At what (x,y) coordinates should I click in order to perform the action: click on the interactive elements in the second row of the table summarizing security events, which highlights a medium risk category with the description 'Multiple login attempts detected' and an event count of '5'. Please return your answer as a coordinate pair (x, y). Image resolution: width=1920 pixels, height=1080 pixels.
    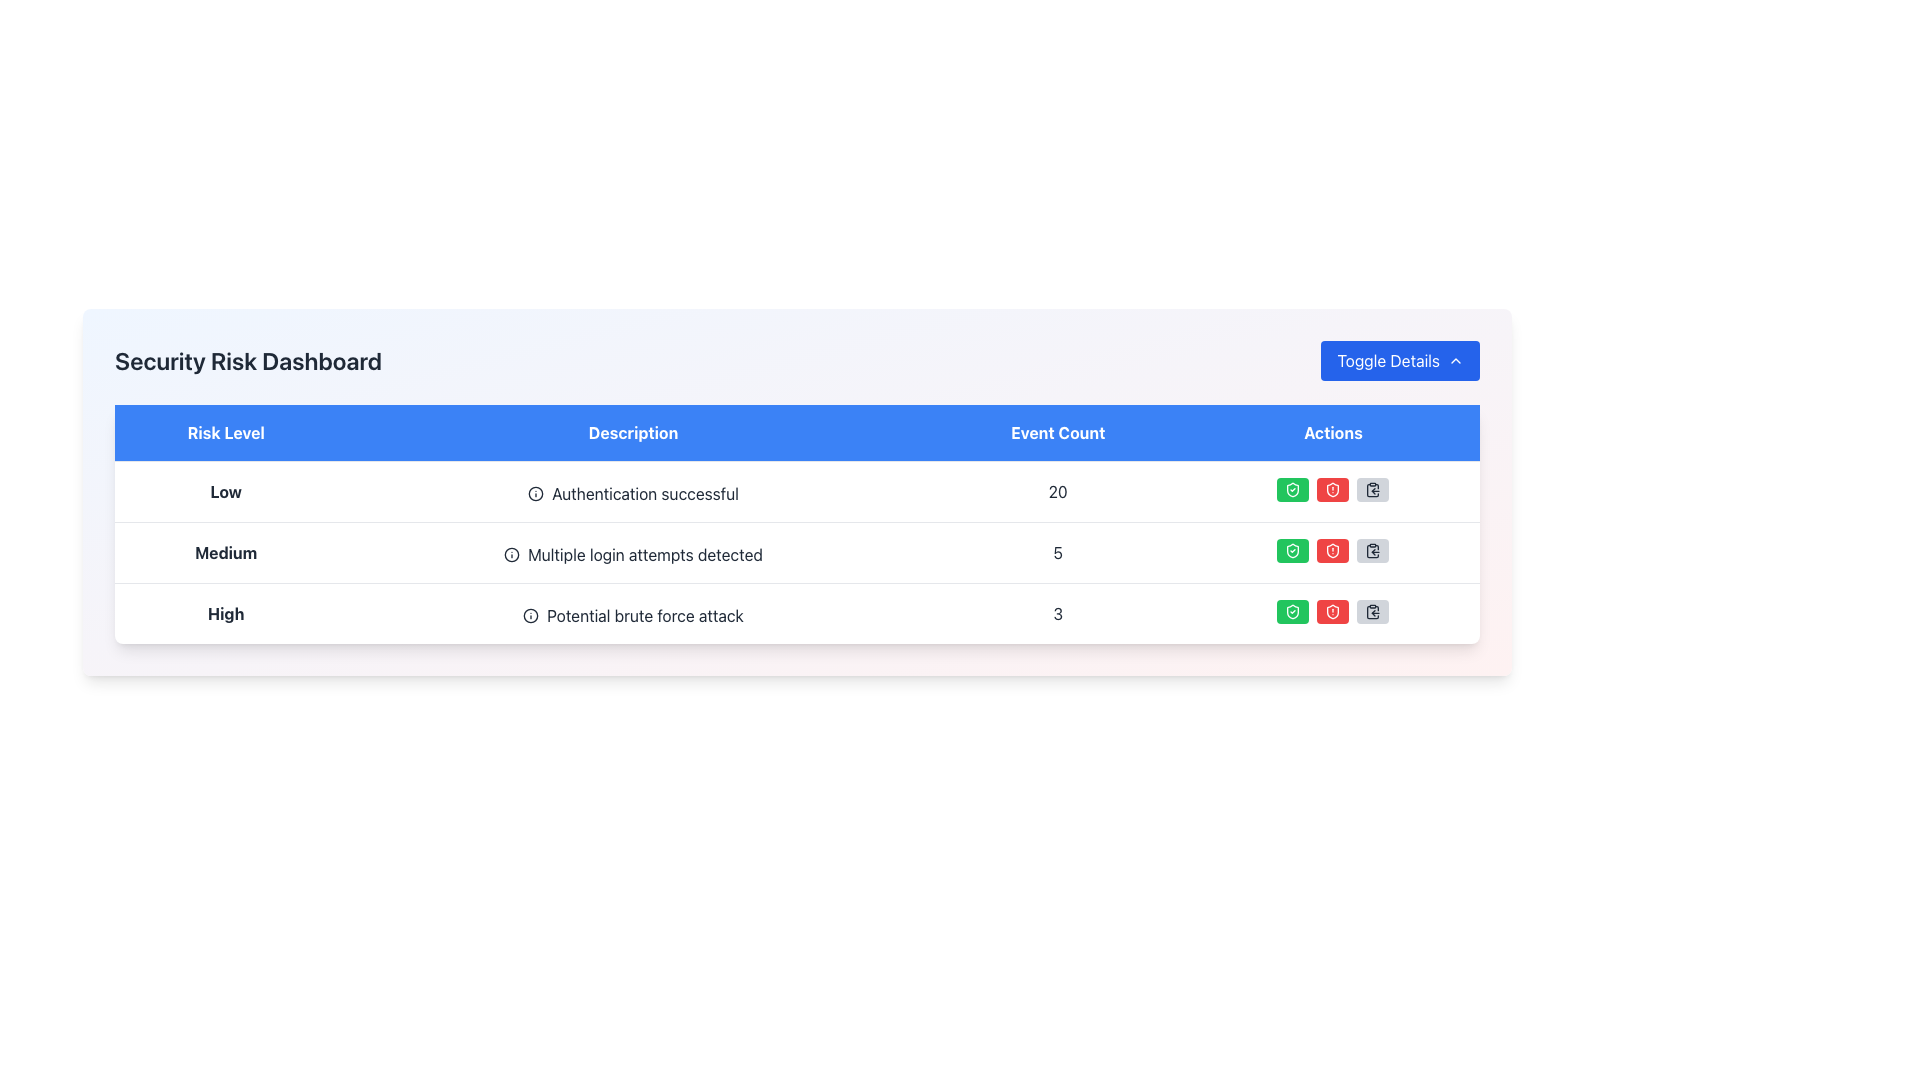
    Looking at the image, I should click on (796, 552).